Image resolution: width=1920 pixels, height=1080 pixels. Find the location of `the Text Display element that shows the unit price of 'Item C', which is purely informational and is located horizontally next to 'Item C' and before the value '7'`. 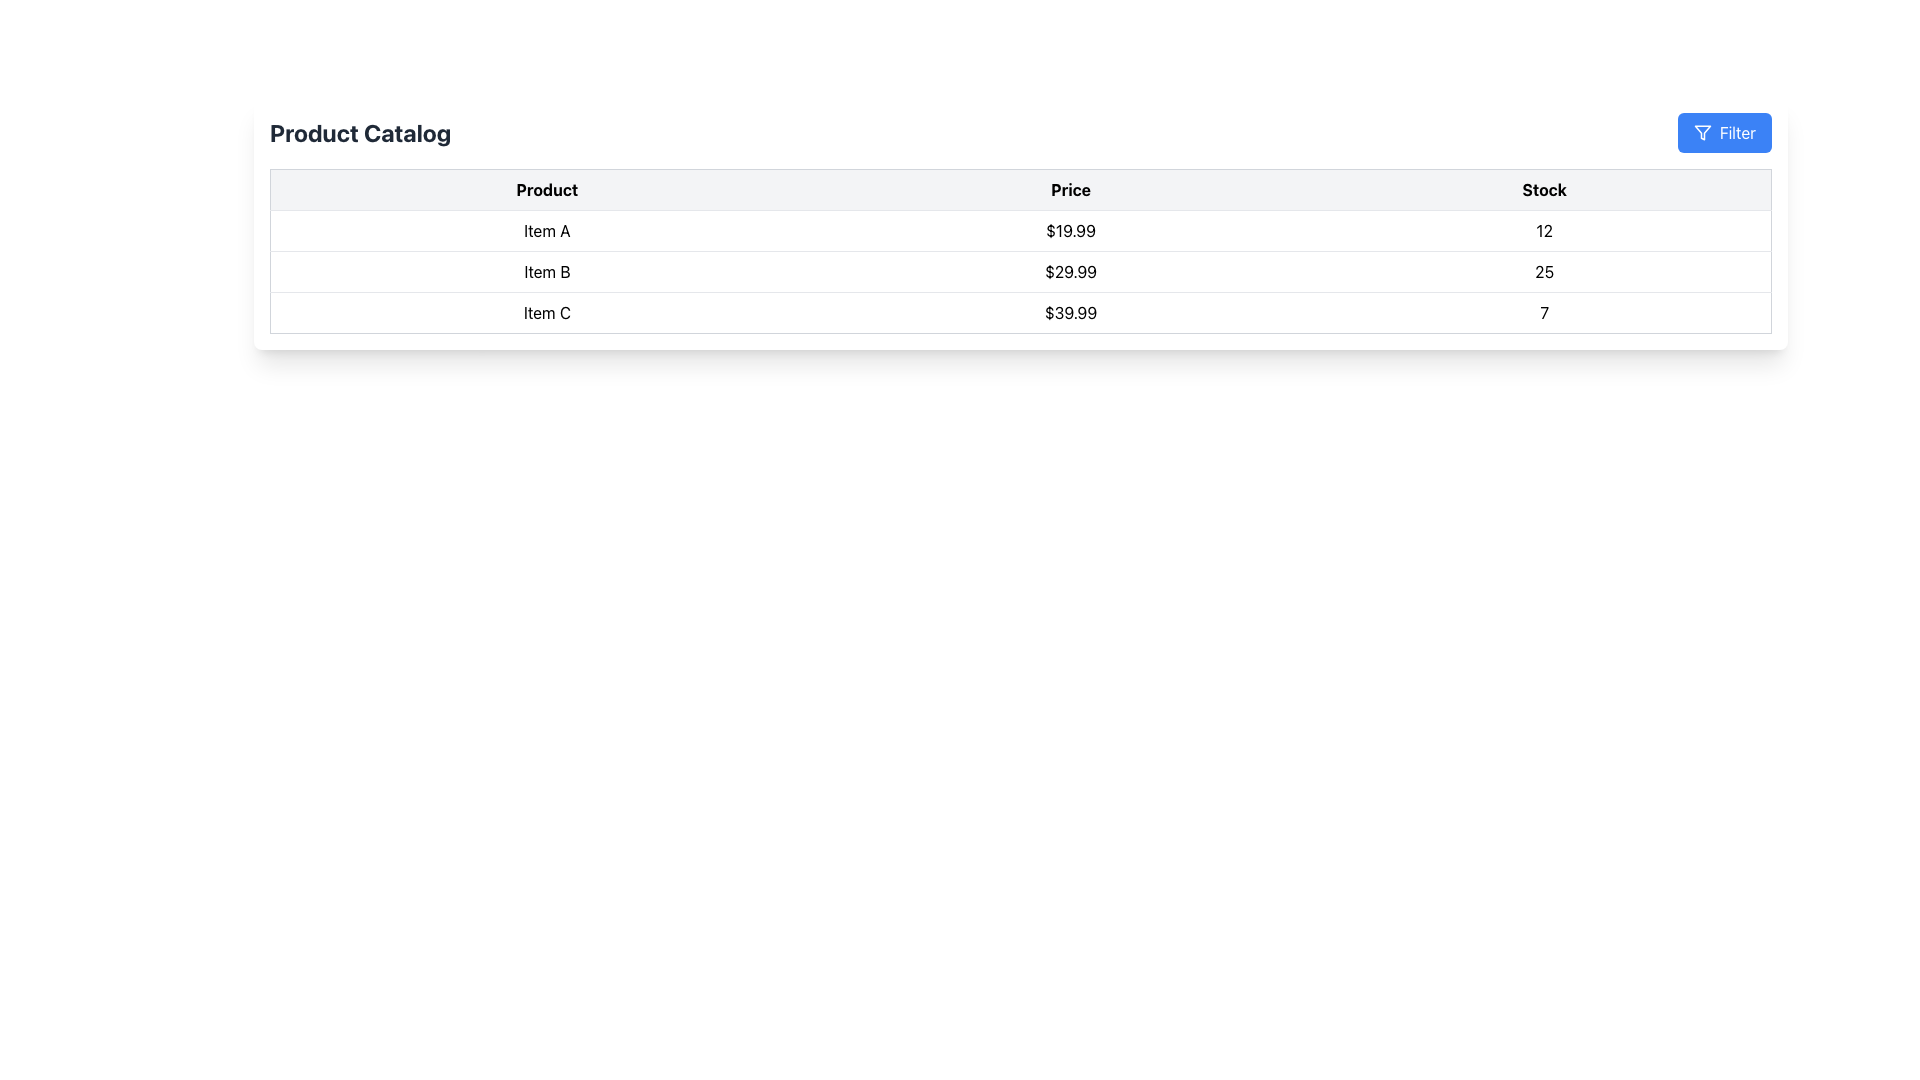

the Text Display element that shows the unit price of 'Item C', which is purely informational and is located horizontally next to 'Item C' and before the value '7' is located at coordinates (1070, 312).